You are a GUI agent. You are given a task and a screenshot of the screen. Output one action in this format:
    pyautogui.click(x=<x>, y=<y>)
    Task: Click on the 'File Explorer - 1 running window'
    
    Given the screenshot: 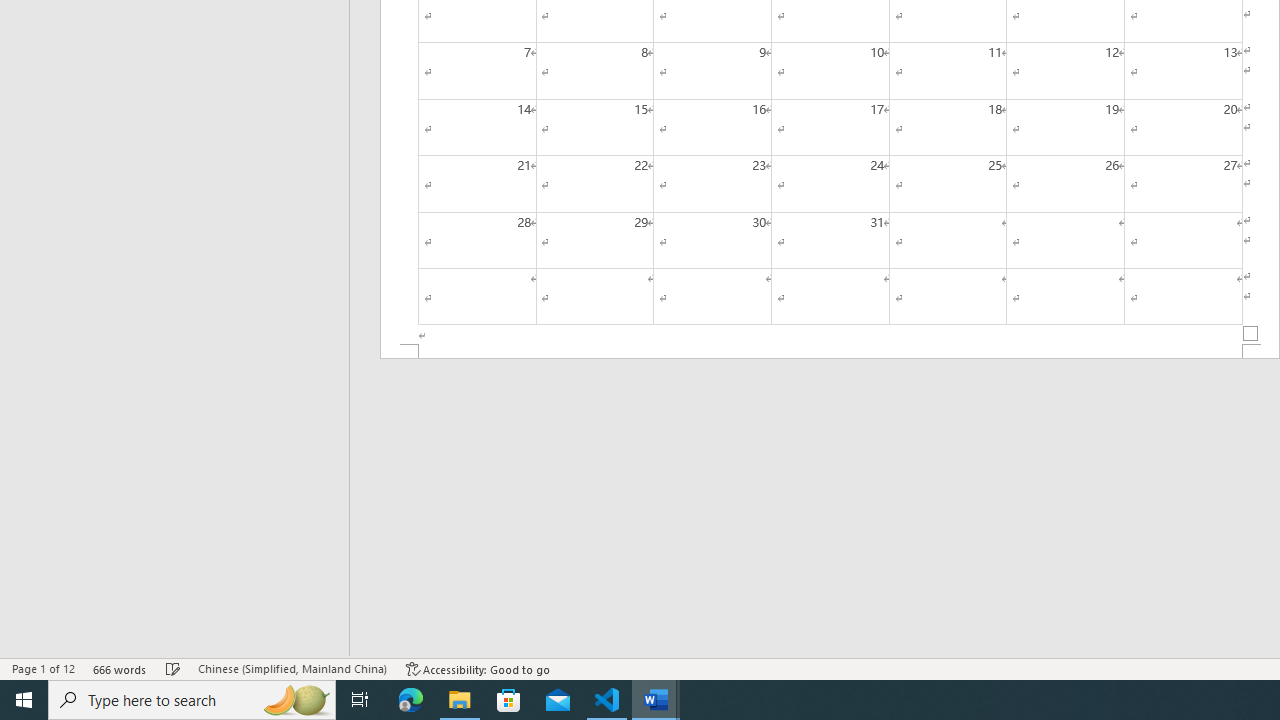 What is the action you would take?
    pyautogui.click(x=459, y=698)
    